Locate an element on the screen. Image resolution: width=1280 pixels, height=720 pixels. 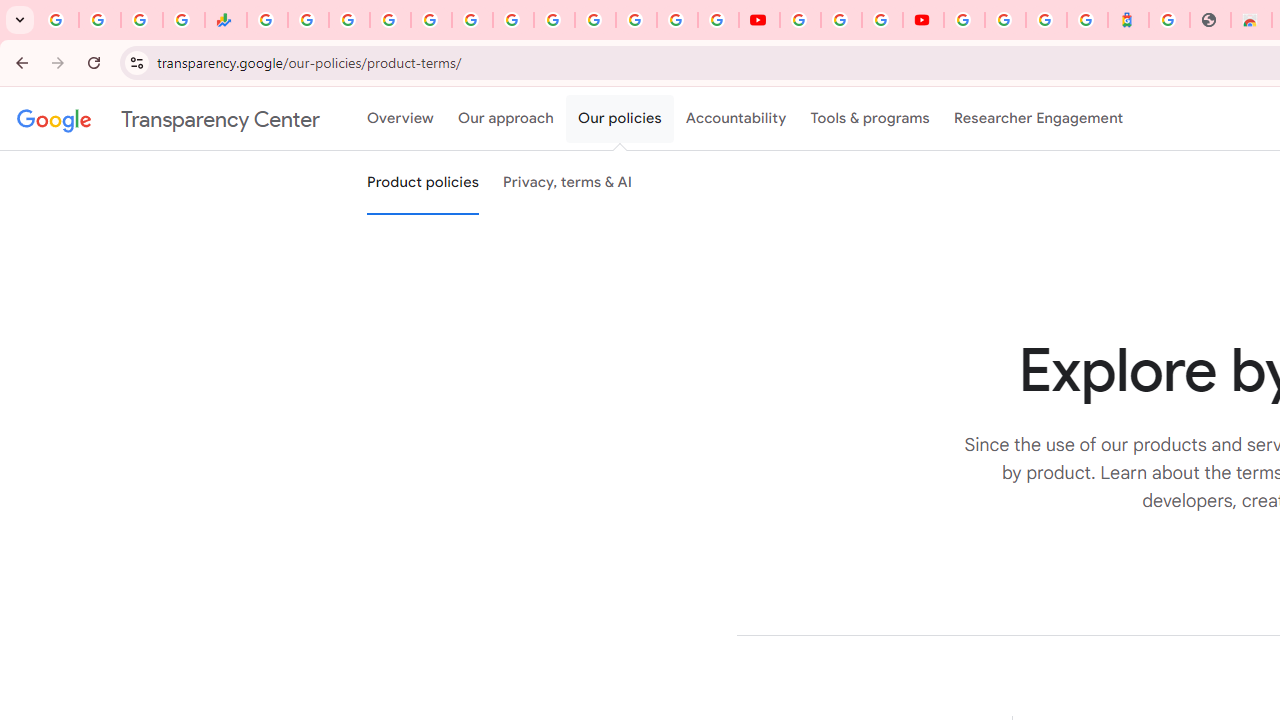
'Privacy Checkup' is located at coordinates (718, 20).